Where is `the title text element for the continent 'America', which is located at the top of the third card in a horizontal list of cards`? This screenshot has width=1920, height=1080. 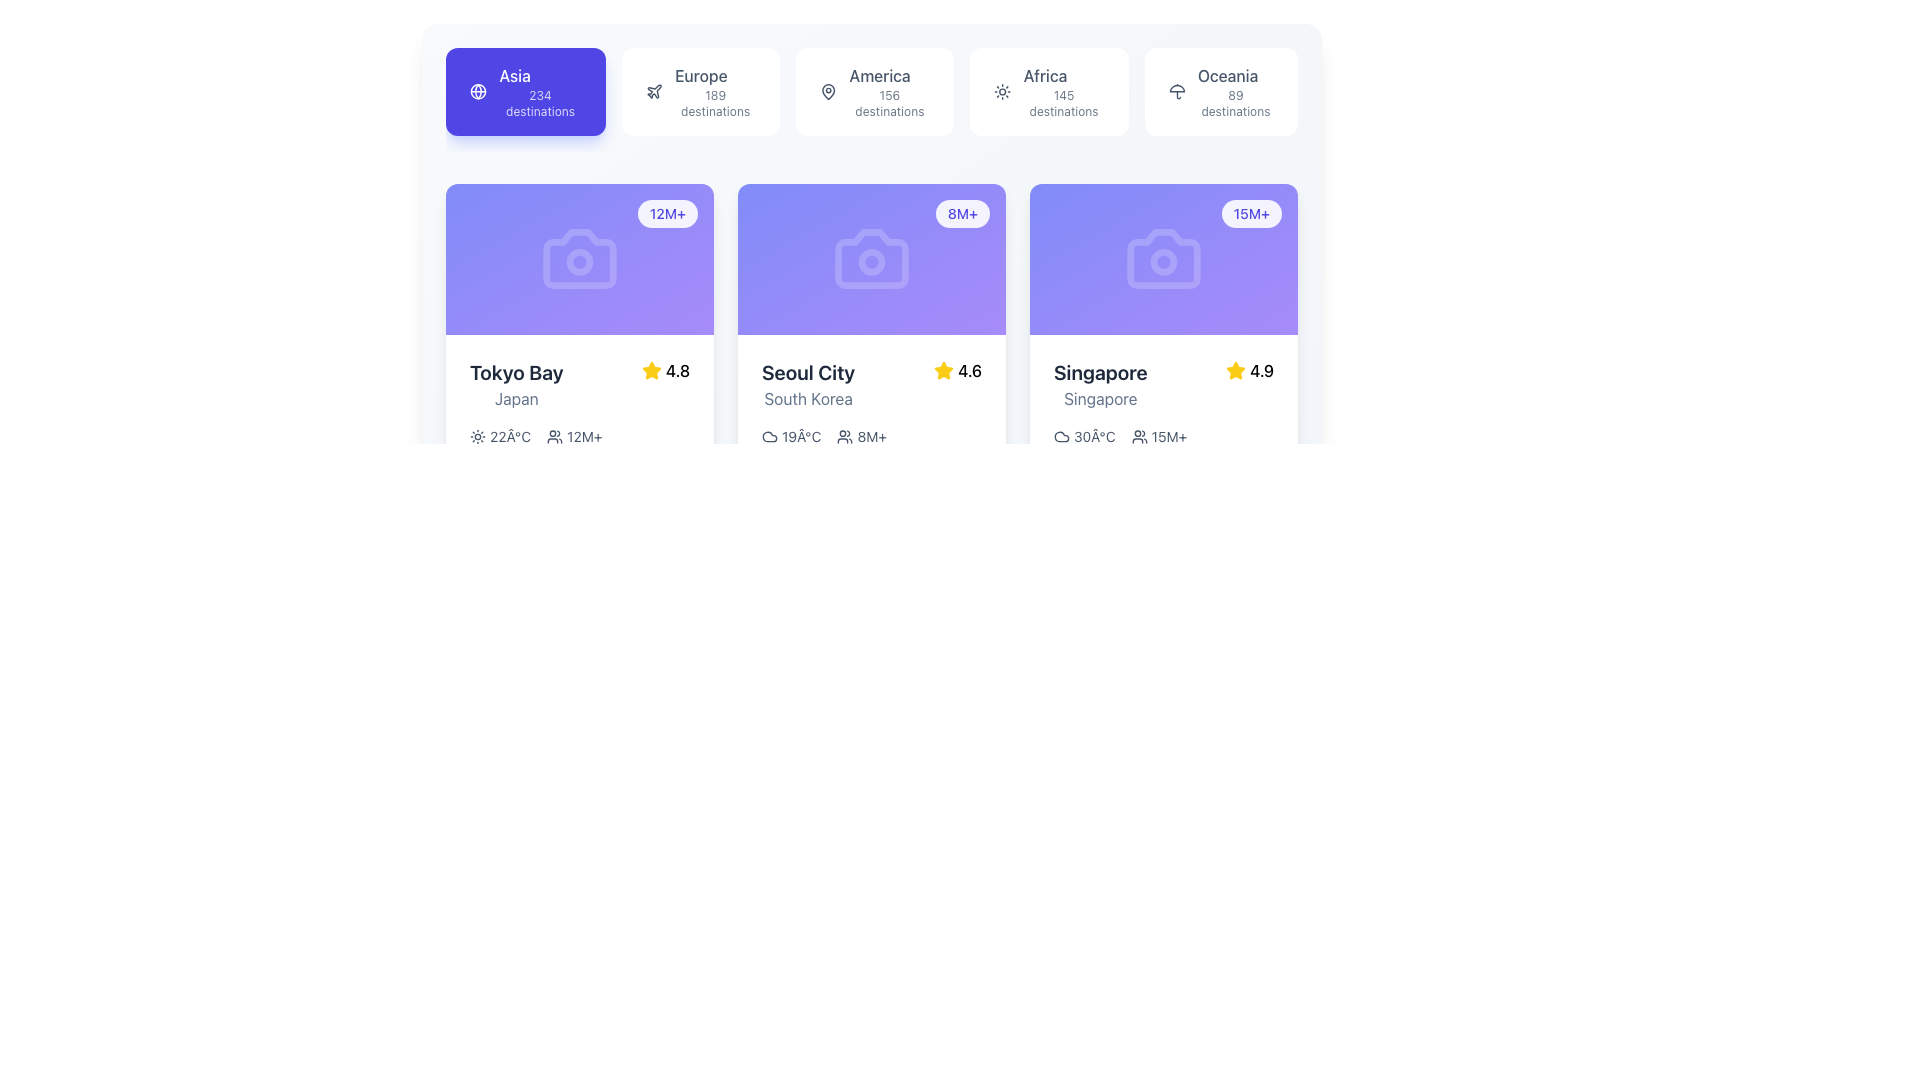
the title text element for the continent 'America', which is located at the top of the third card in a horizontal list of cards is located at coordinates (880, 75).